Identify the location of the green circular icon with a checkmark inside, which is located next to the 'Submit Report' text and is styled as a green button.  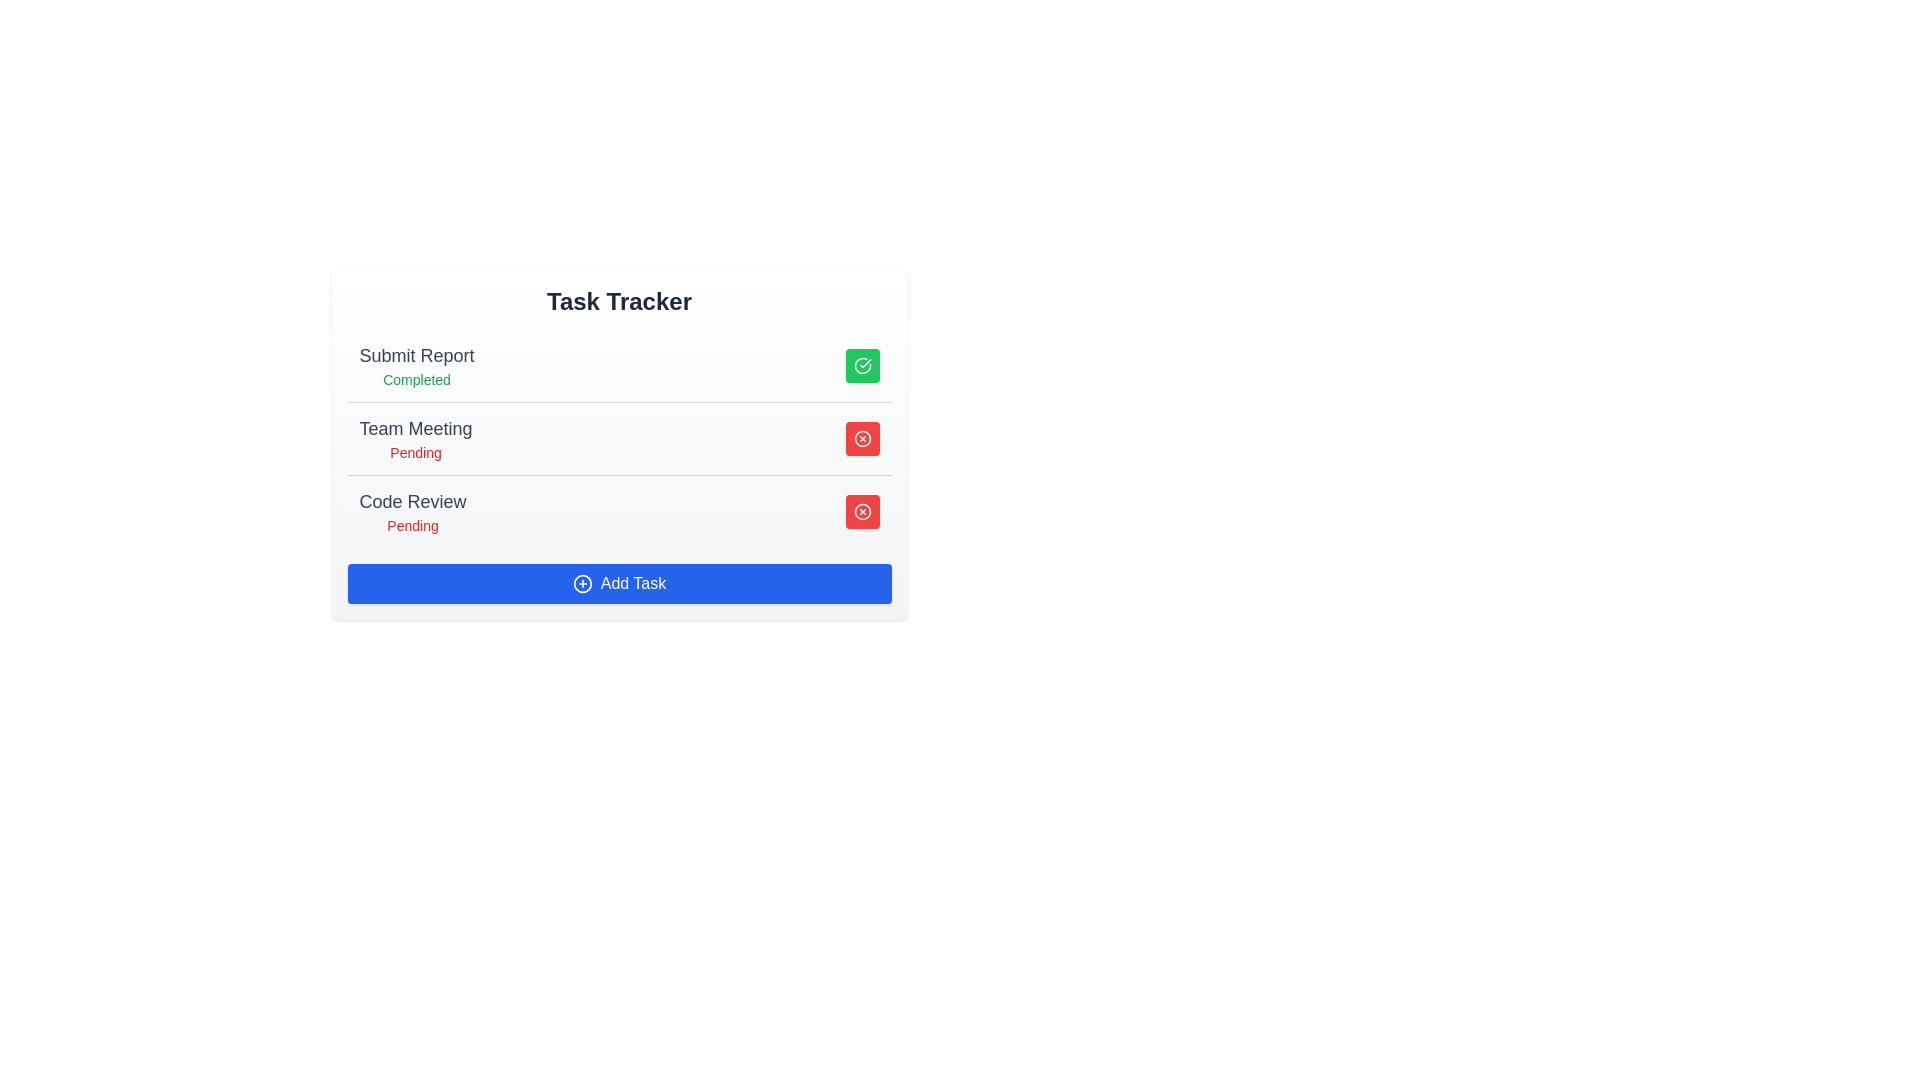
(862, 366).